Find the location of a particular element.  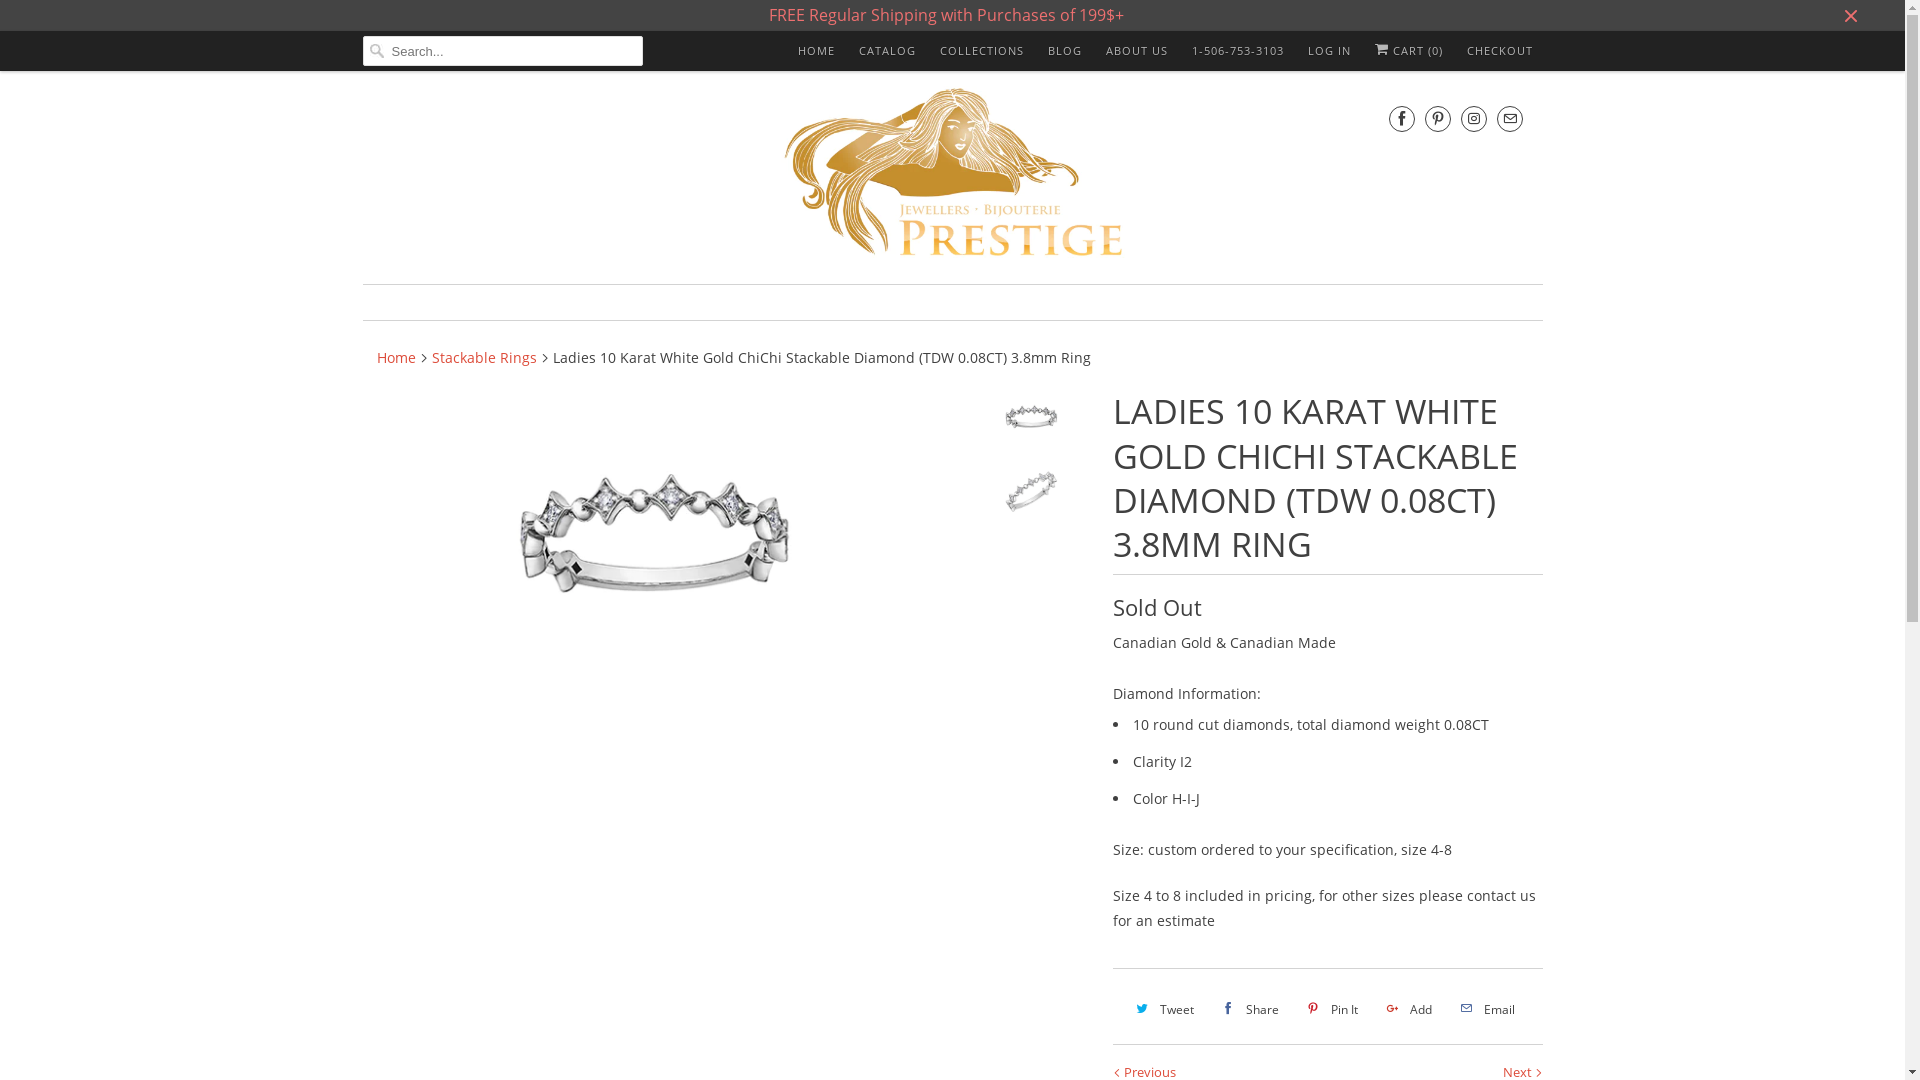

'Pin It' is located at coordinates (1330, 1009).